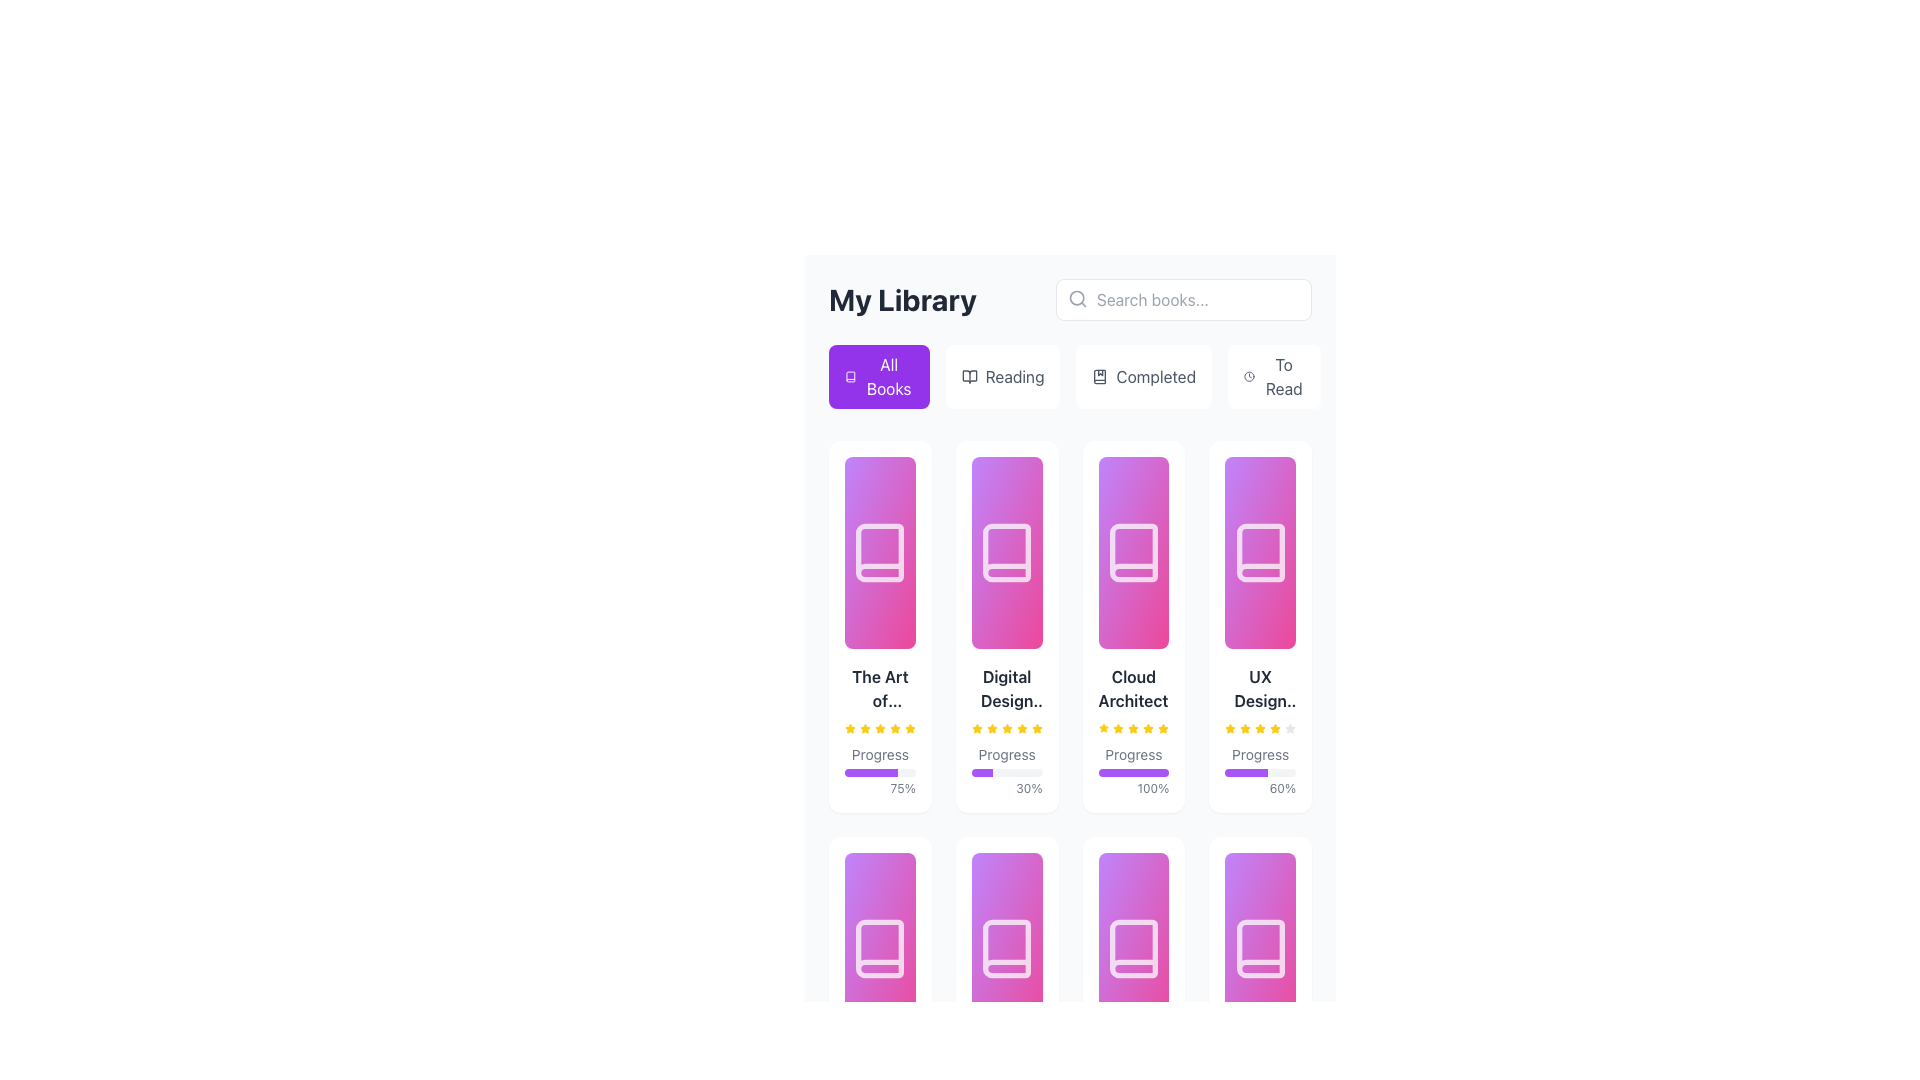 Image resolution: width=1920 pixels, height=1080 pixels. Describe the element at coordinates (880, 729) in the screenshot. I see `the displayed rating by focusing on the fourth star-shaped icon from the left, which is yellow and filled, located below the book titled 'The Art of...'` at that location.